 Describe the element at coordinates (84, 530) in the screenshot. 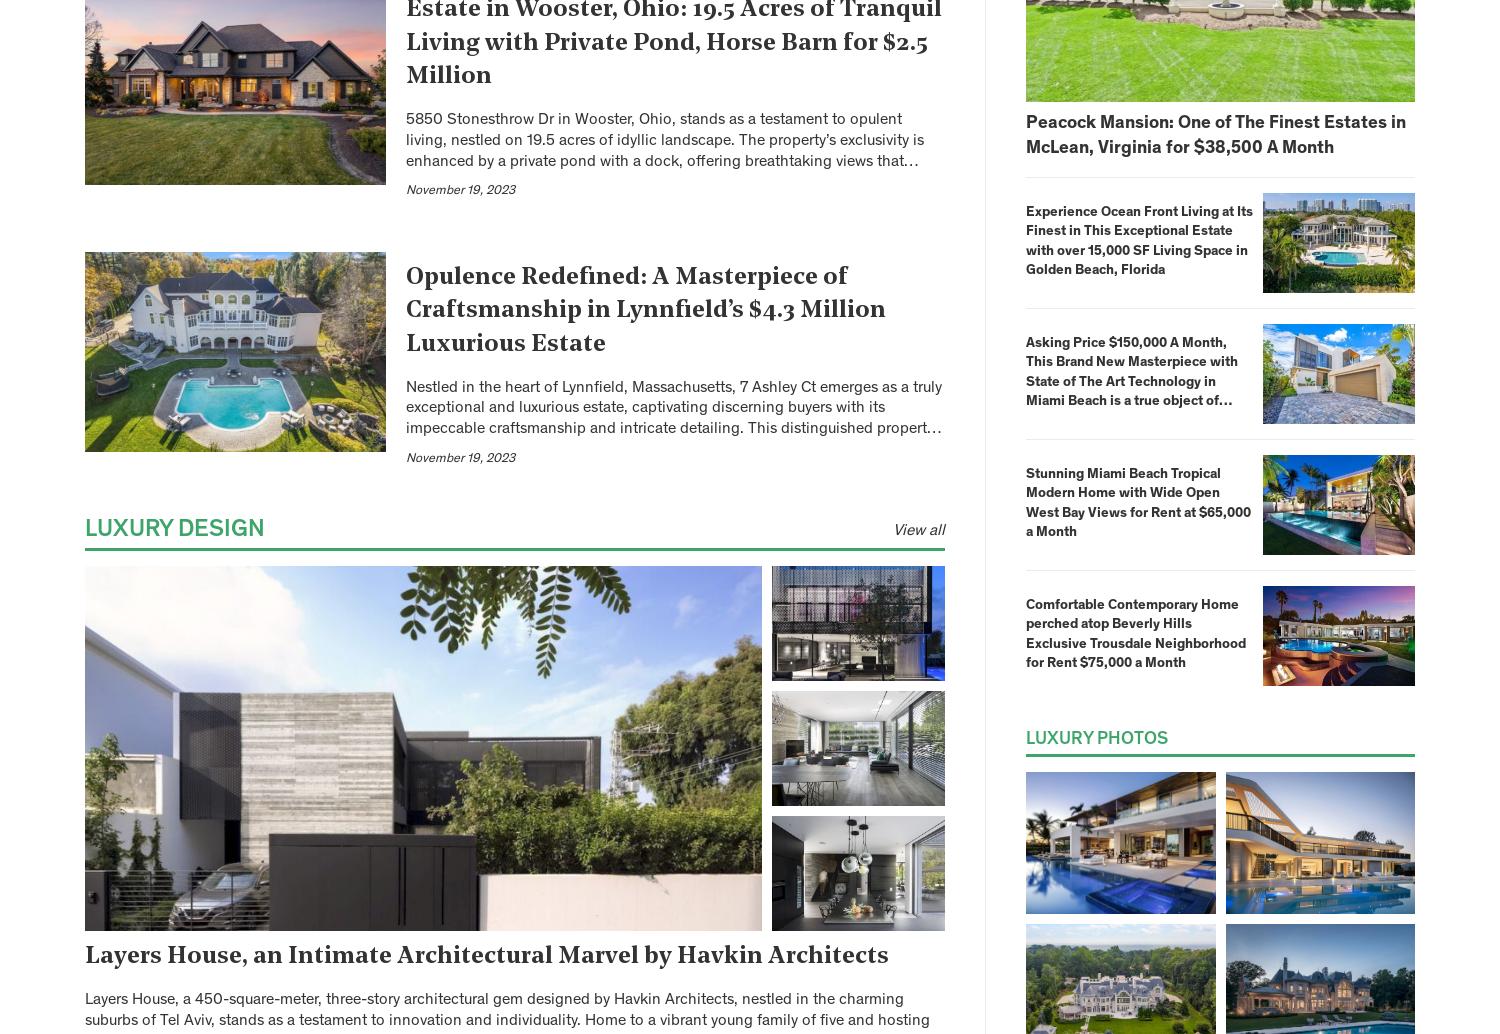

I see `'Luxury Design'` at that location.